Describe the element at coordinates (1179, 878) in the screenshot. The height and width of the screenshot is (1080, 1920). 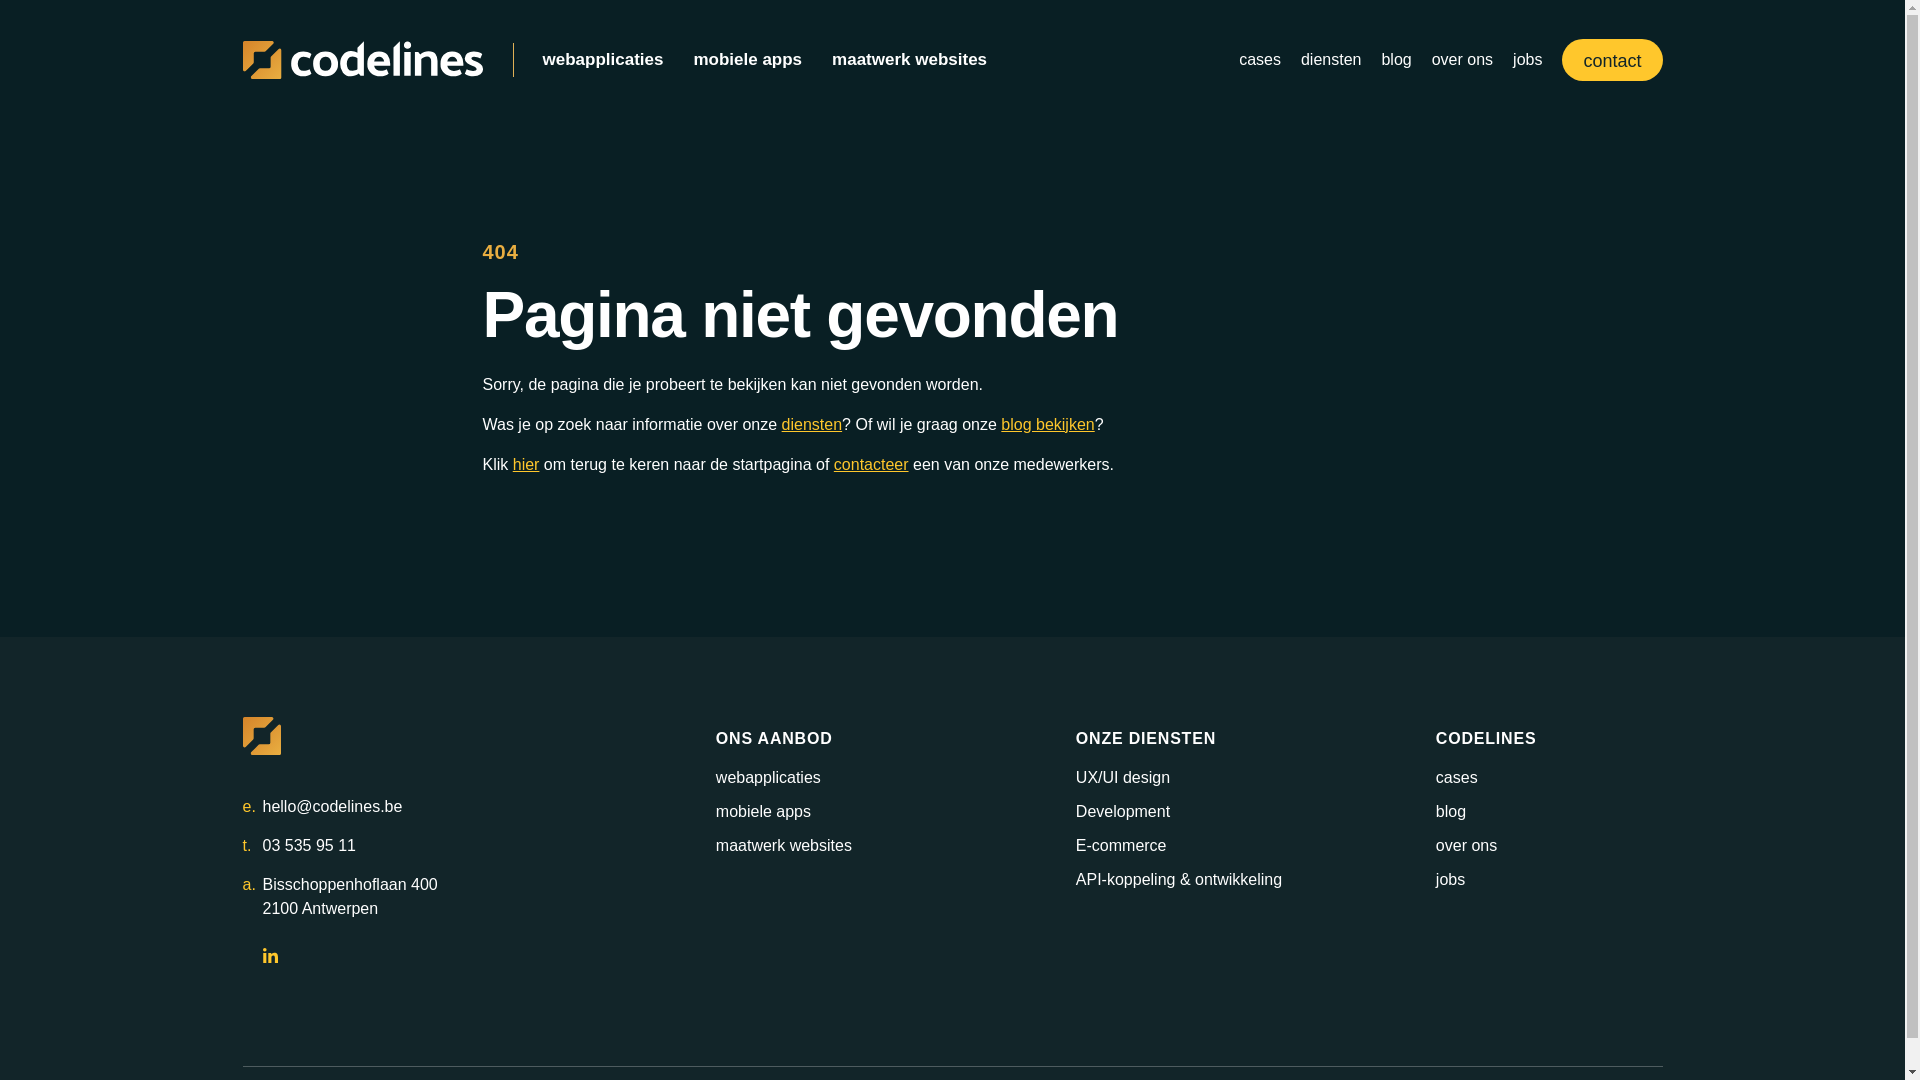
I see `'API-koppeling & ontwikkeling'` at that location.